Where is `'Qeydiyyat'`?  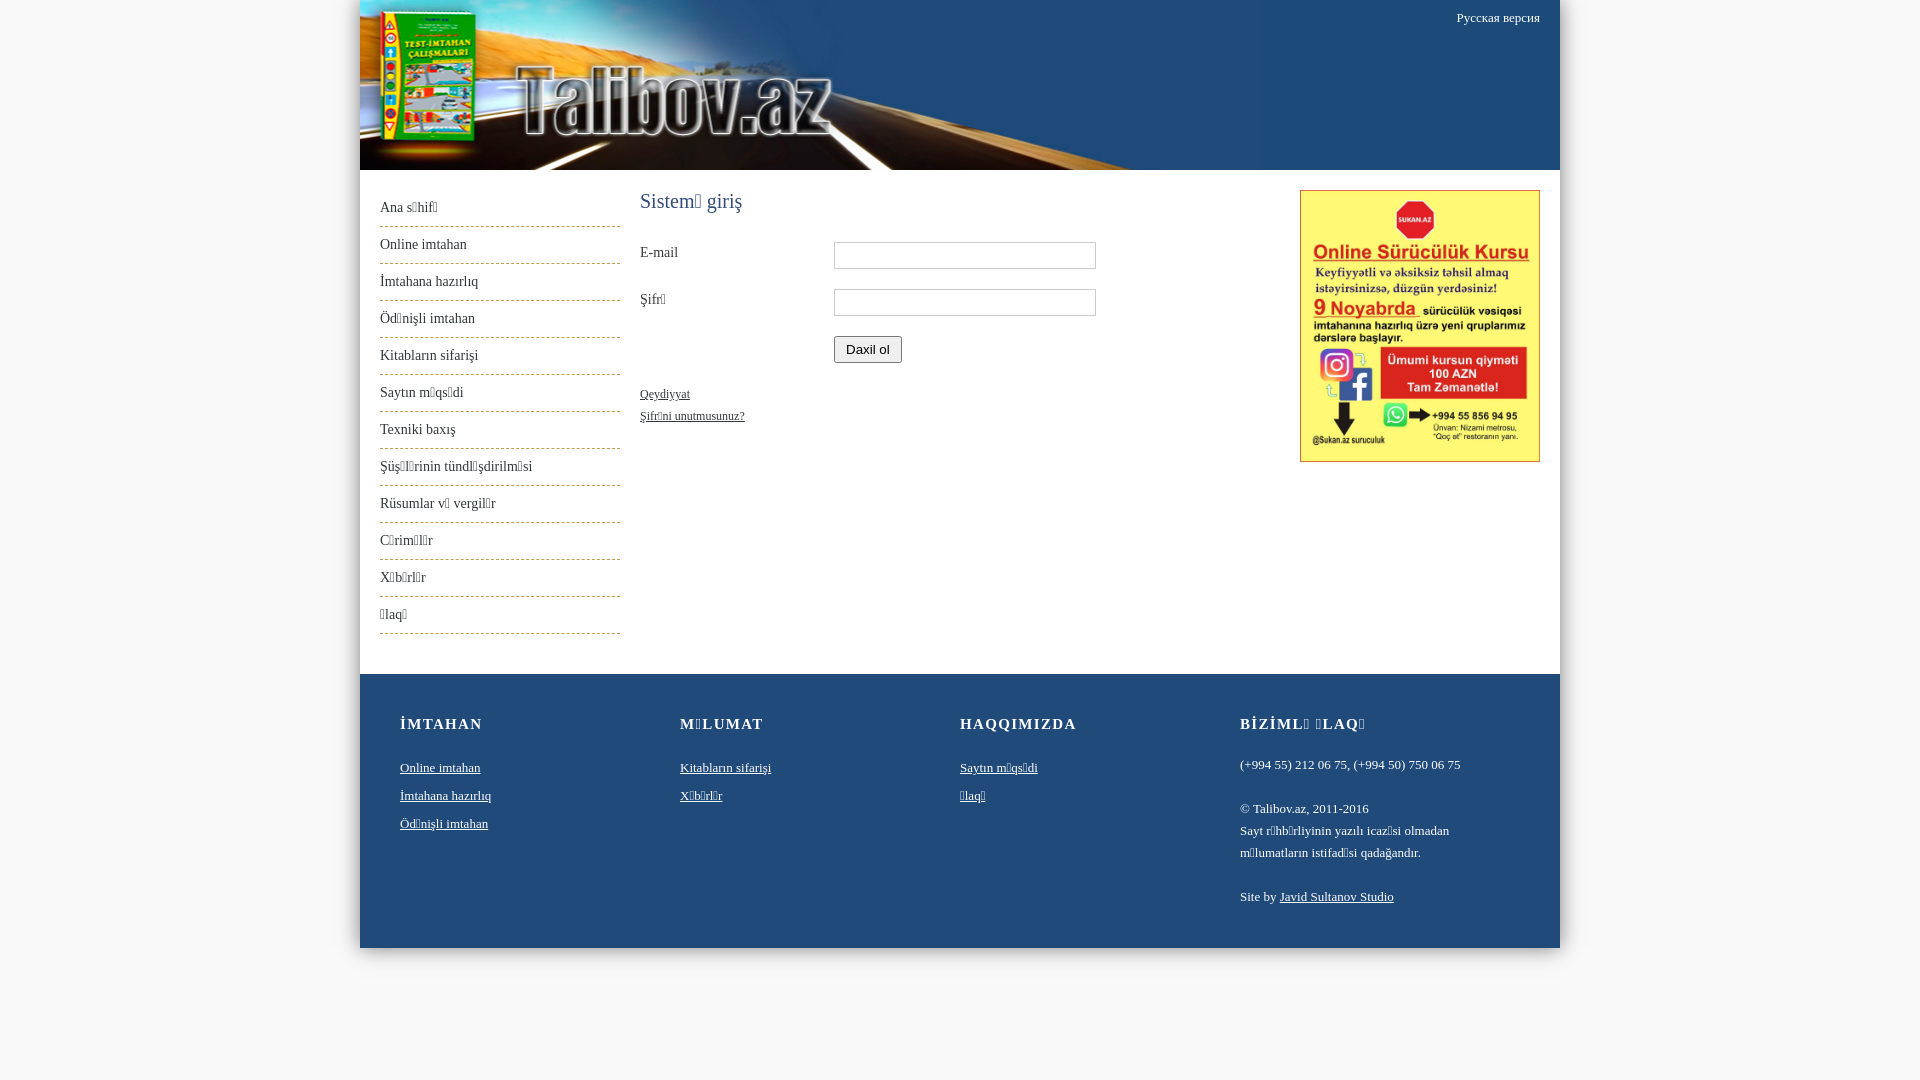
'Qeydiyyat' is located at coordinates (665, 393).